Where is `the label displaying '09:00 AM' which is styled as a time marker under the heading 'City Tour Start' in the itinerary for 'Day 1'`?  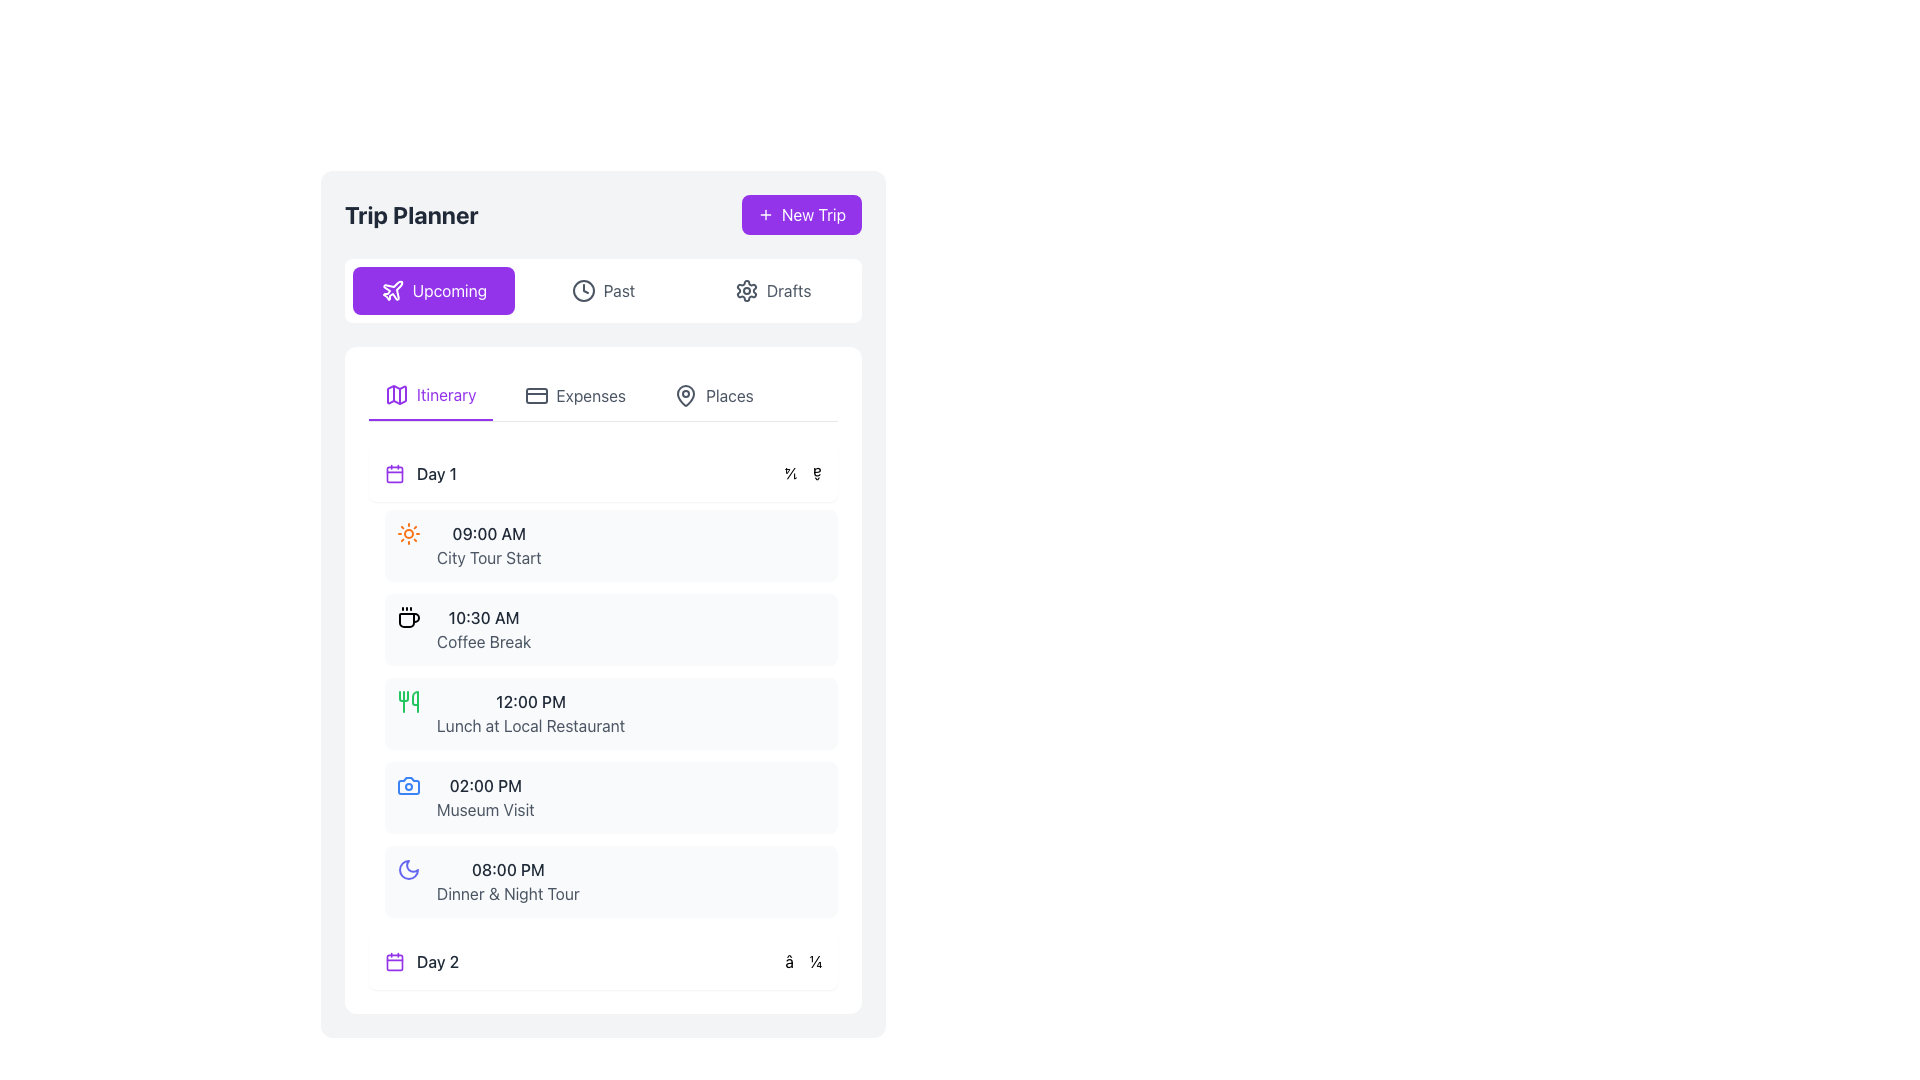
the label displaying '09:00 AM' which is styled as a time marker under the heading 'City Tour Start' in the itinerary for 'Day 1' is located at coordinates (489, 532).